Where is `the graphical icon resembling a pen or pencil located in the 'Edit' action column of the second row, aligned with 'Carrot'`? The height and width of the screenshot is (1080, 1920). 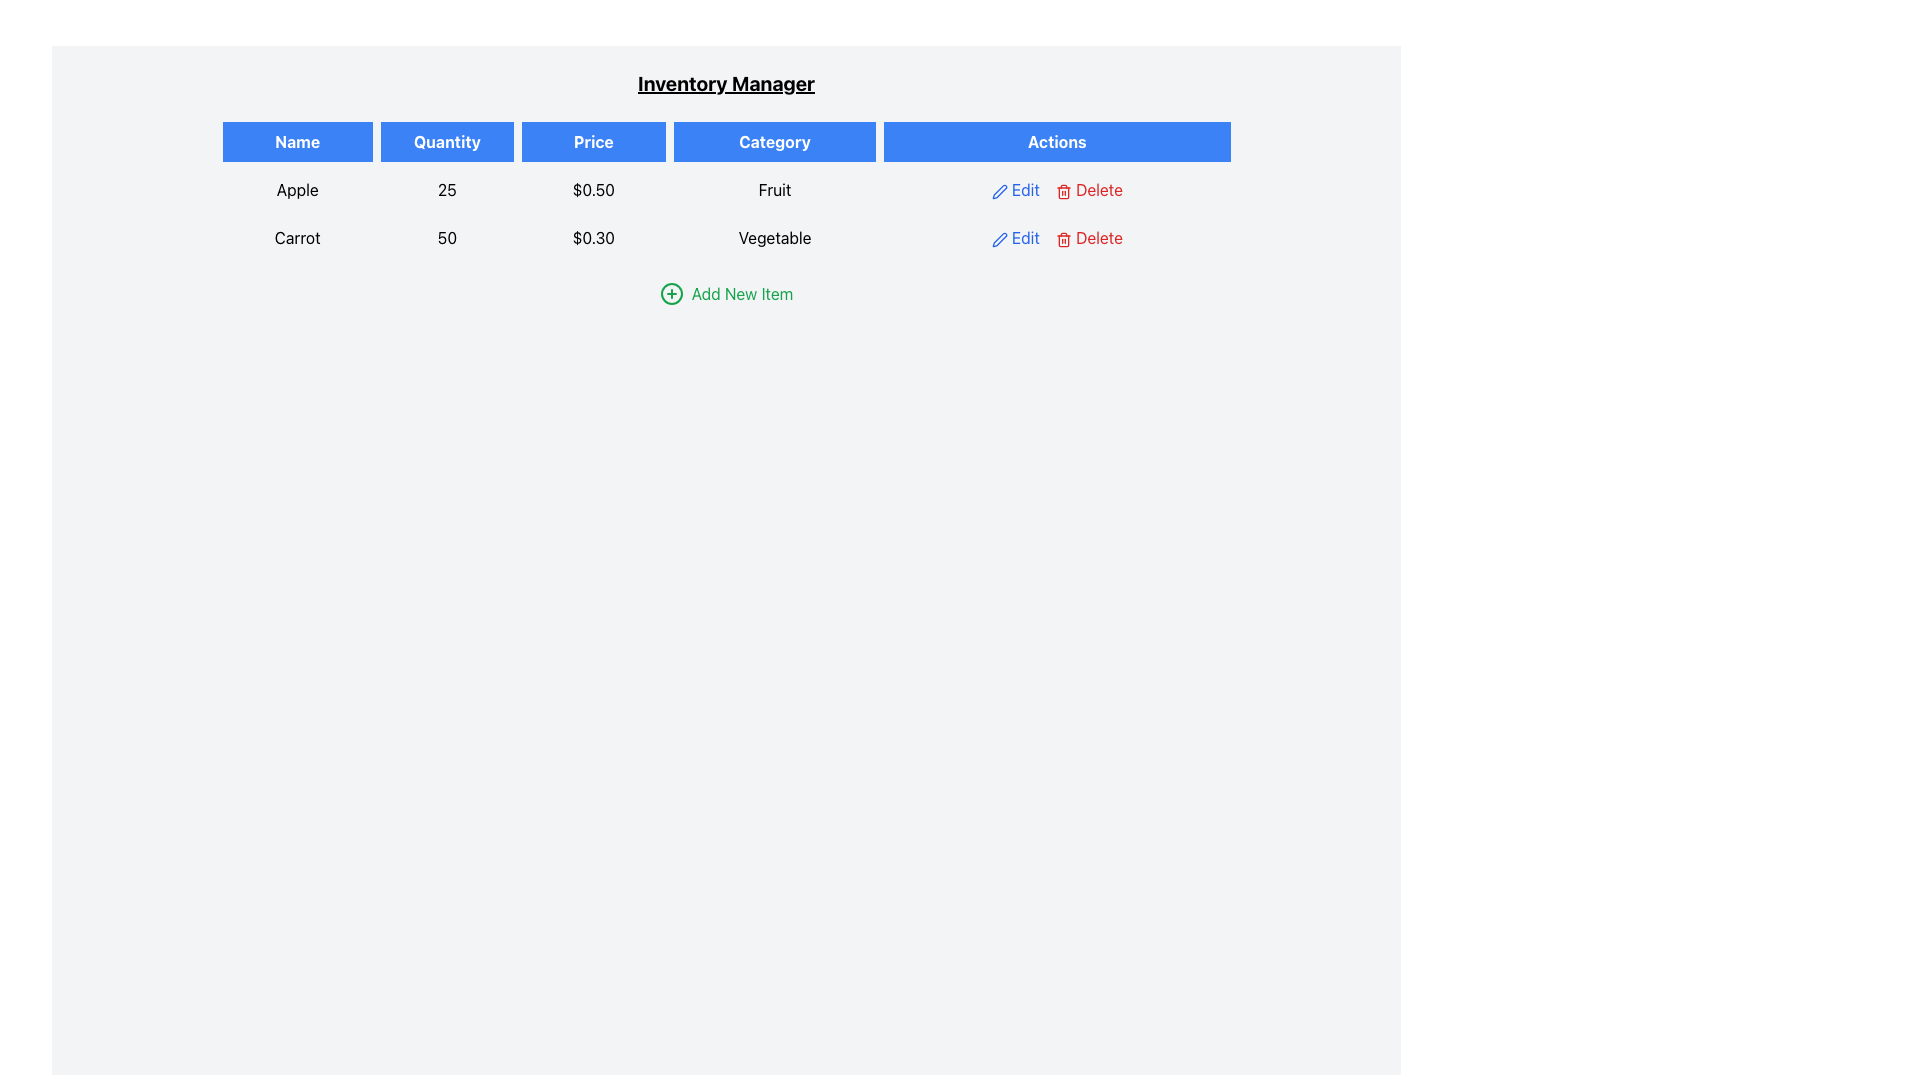 the graphical icon resembling a pen or pencil located in the 'Edit' action column of the second row, aligned with 'Carrot' is located at coordinates (999, 238).